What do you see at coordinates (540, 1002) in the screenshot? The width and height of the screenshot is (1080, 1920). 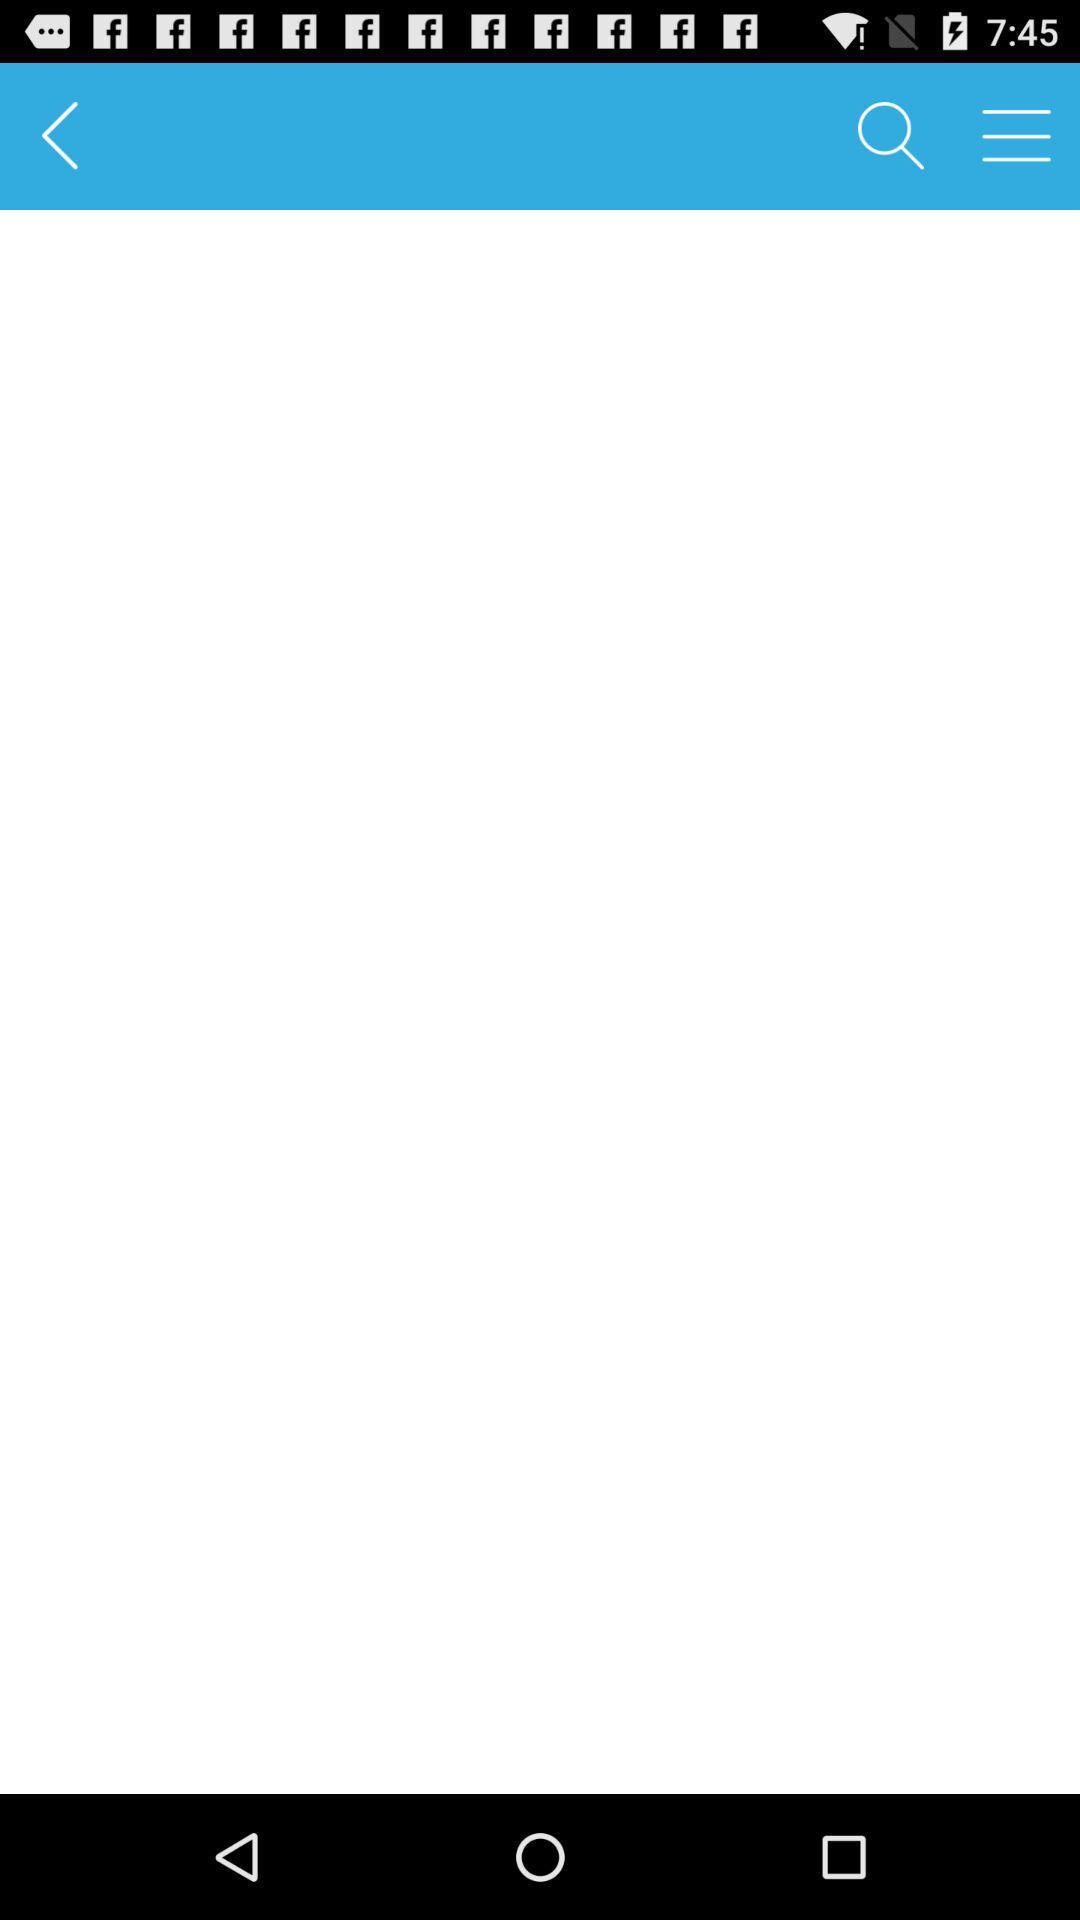 I see `the item at the center` at bounding box center [540, 1002].